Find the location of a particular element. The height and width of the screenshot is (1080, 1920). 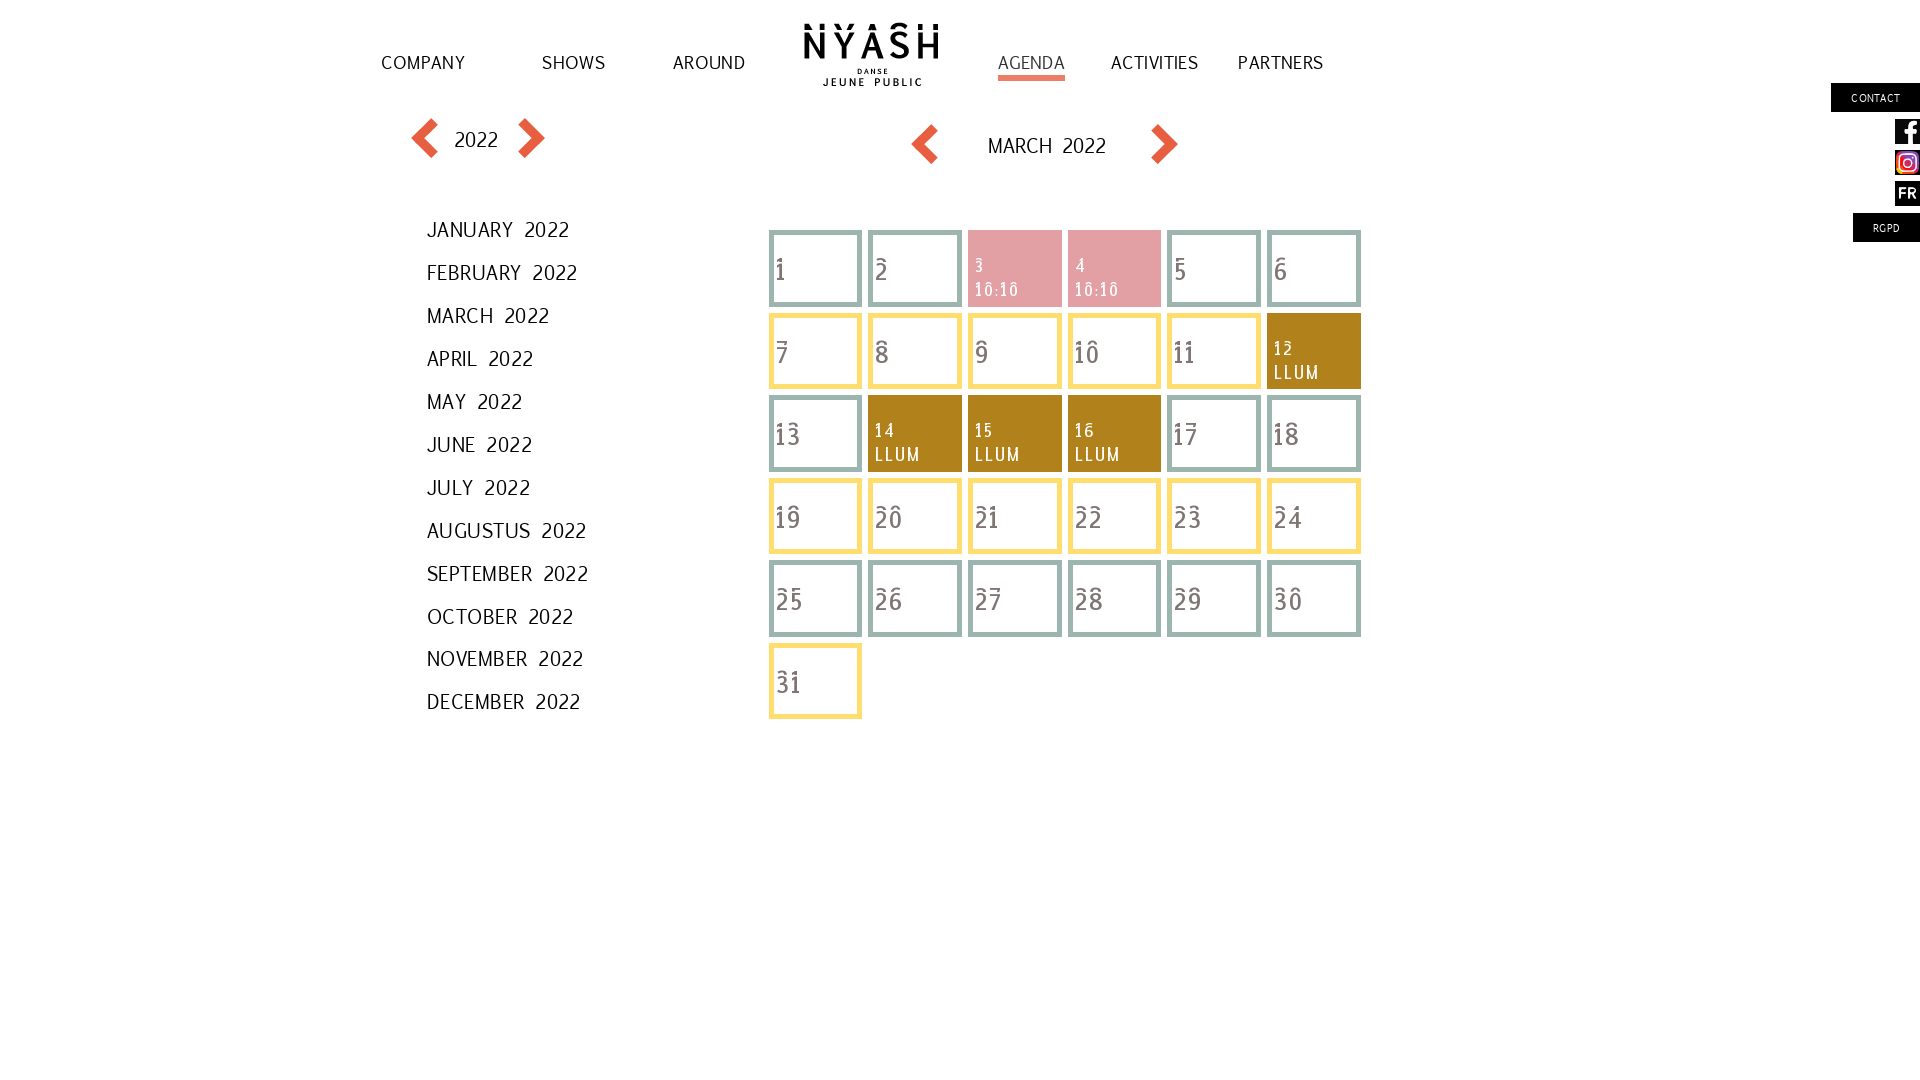

'ACTIVITIES' is located at coordinates (1154, 60).